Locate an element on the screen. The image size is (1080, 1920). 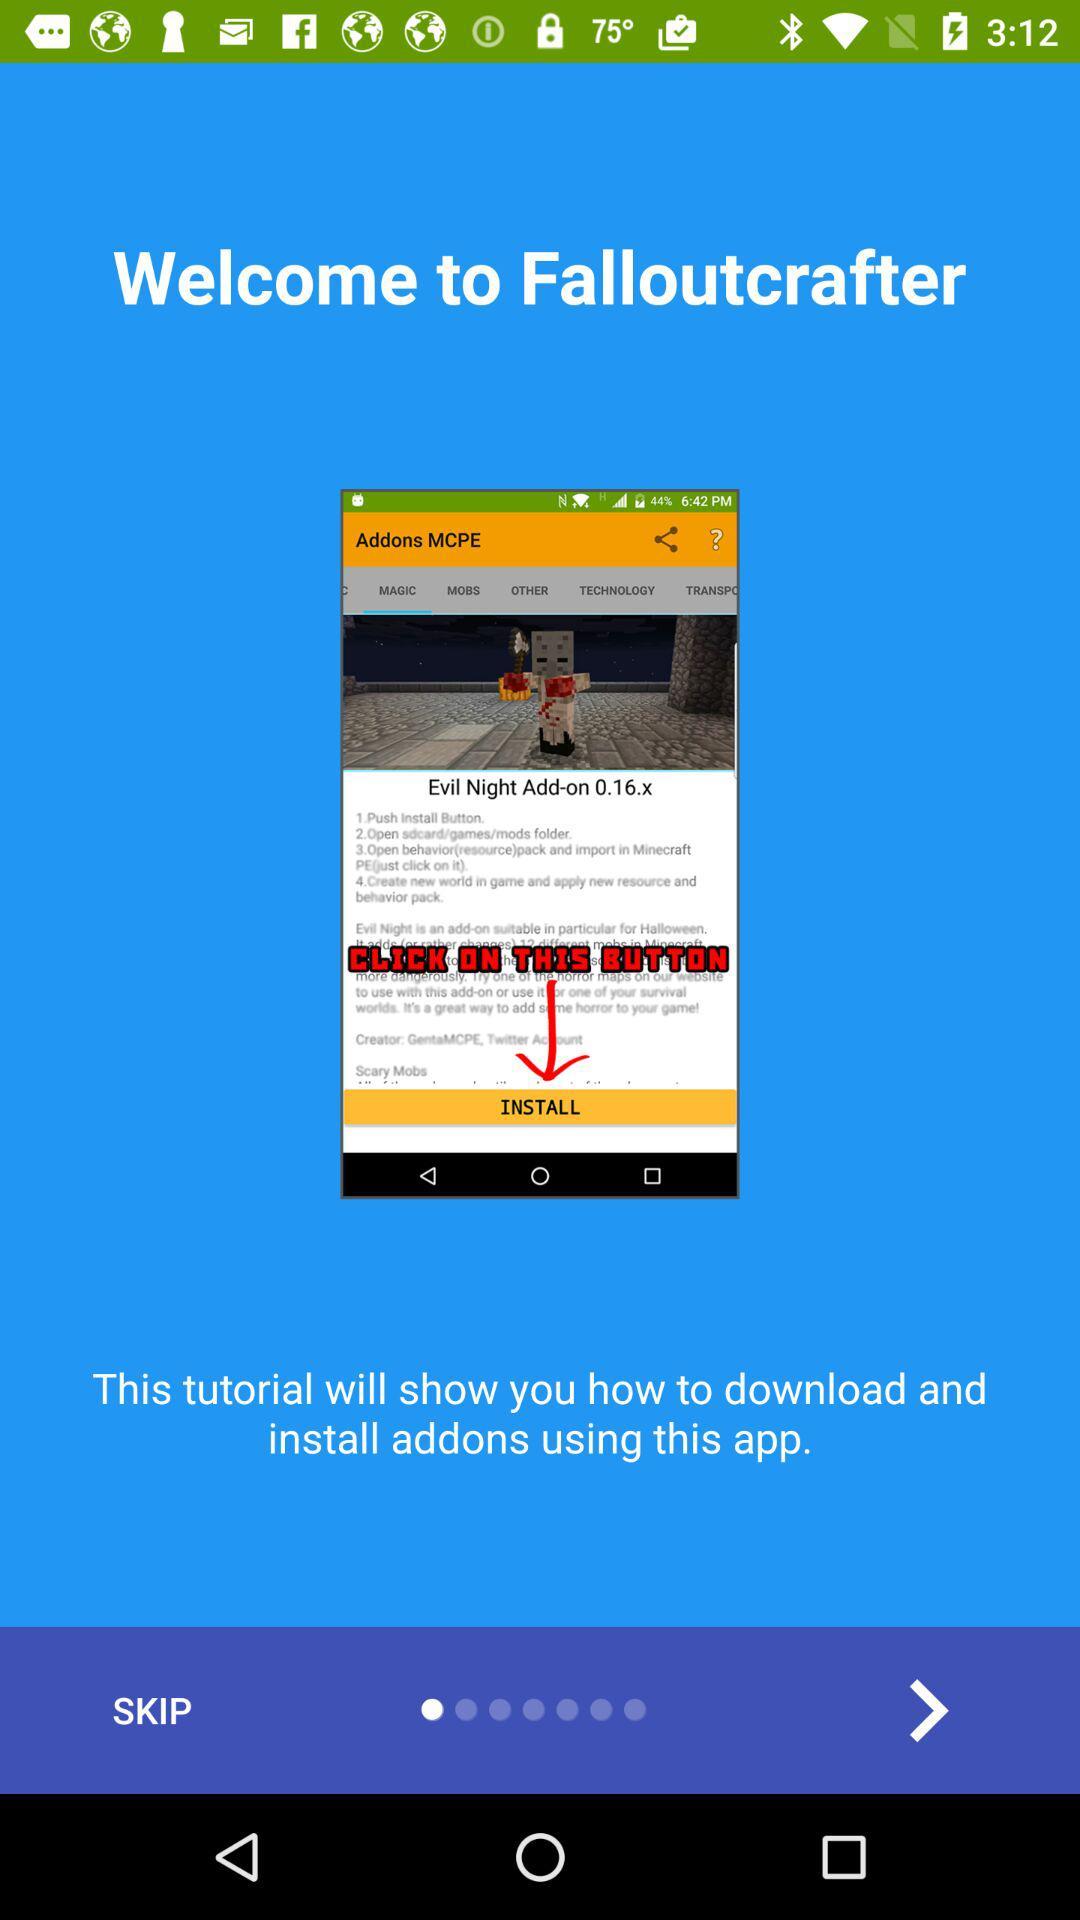
the skip is located at coordinates (151, 1709).